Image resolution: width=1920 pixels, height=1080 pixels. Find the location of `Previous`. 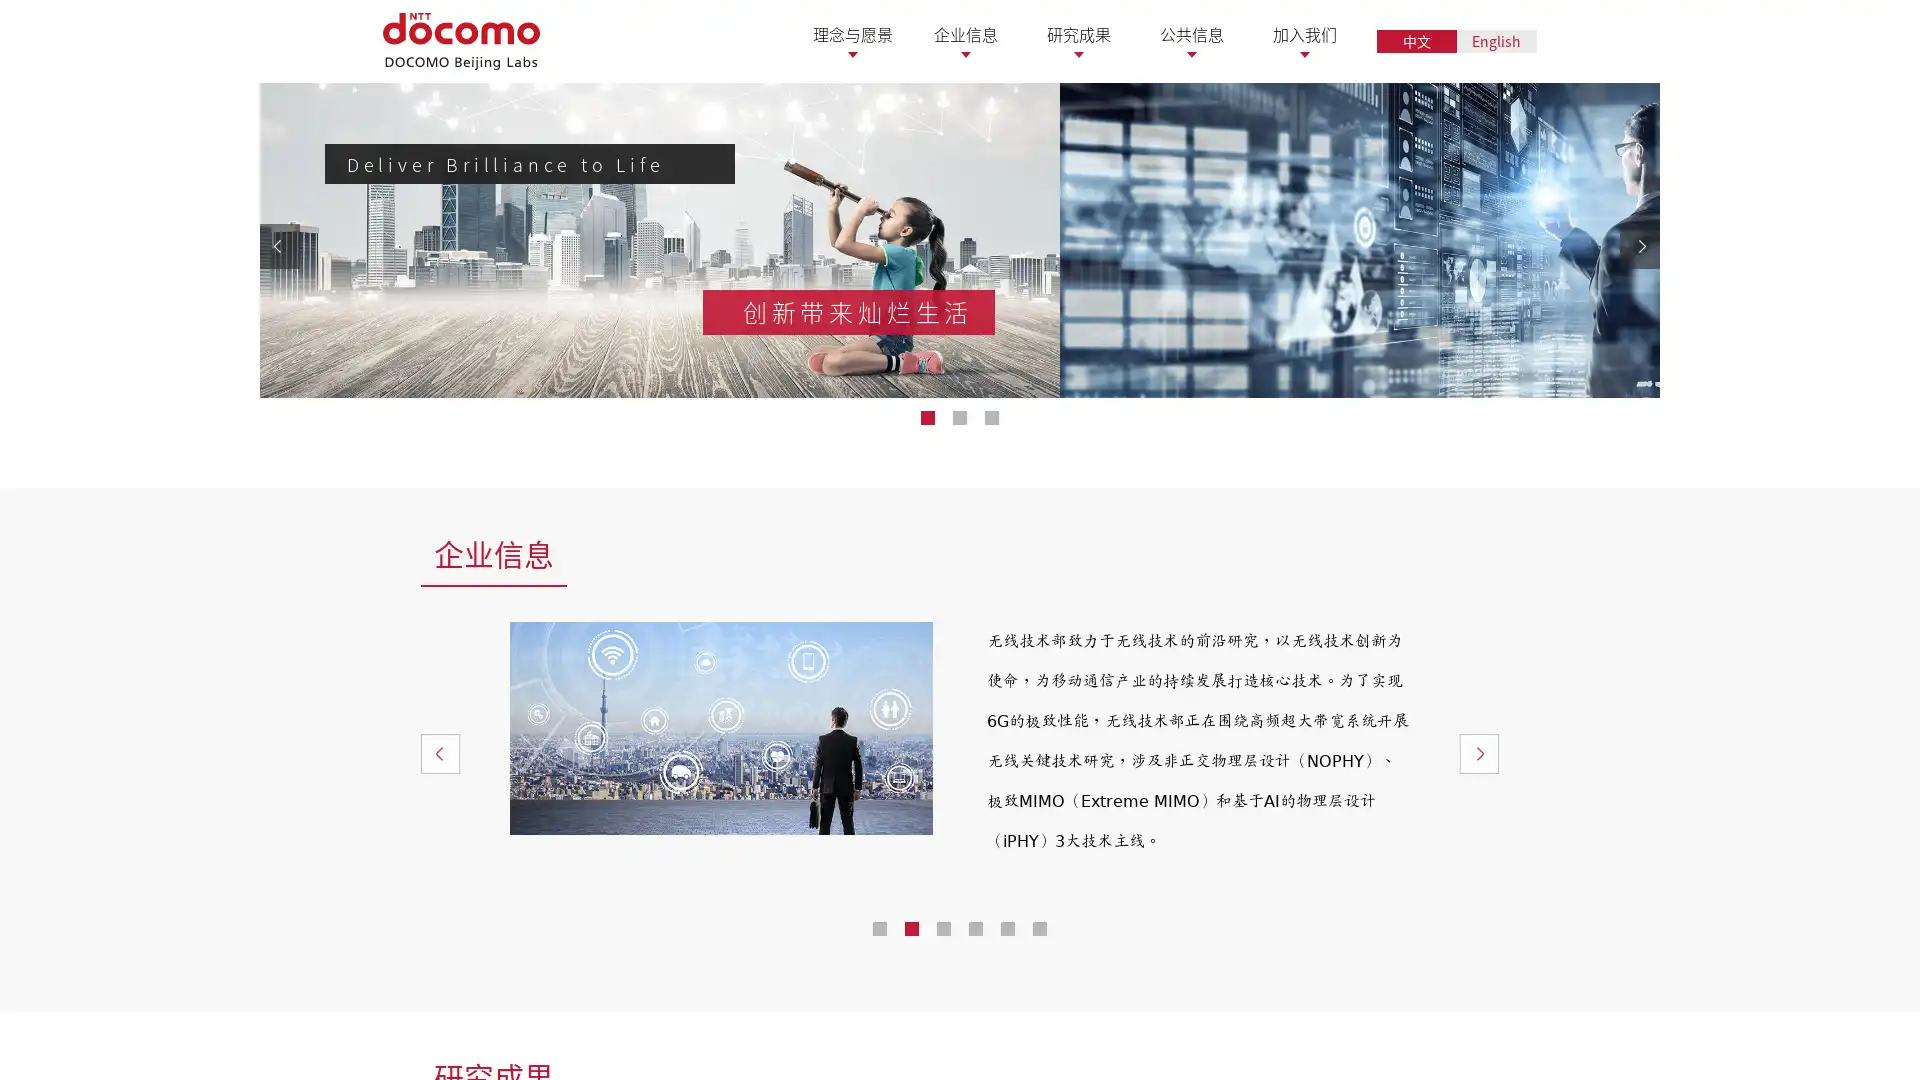

Previous is located at coordinates (278, 365).